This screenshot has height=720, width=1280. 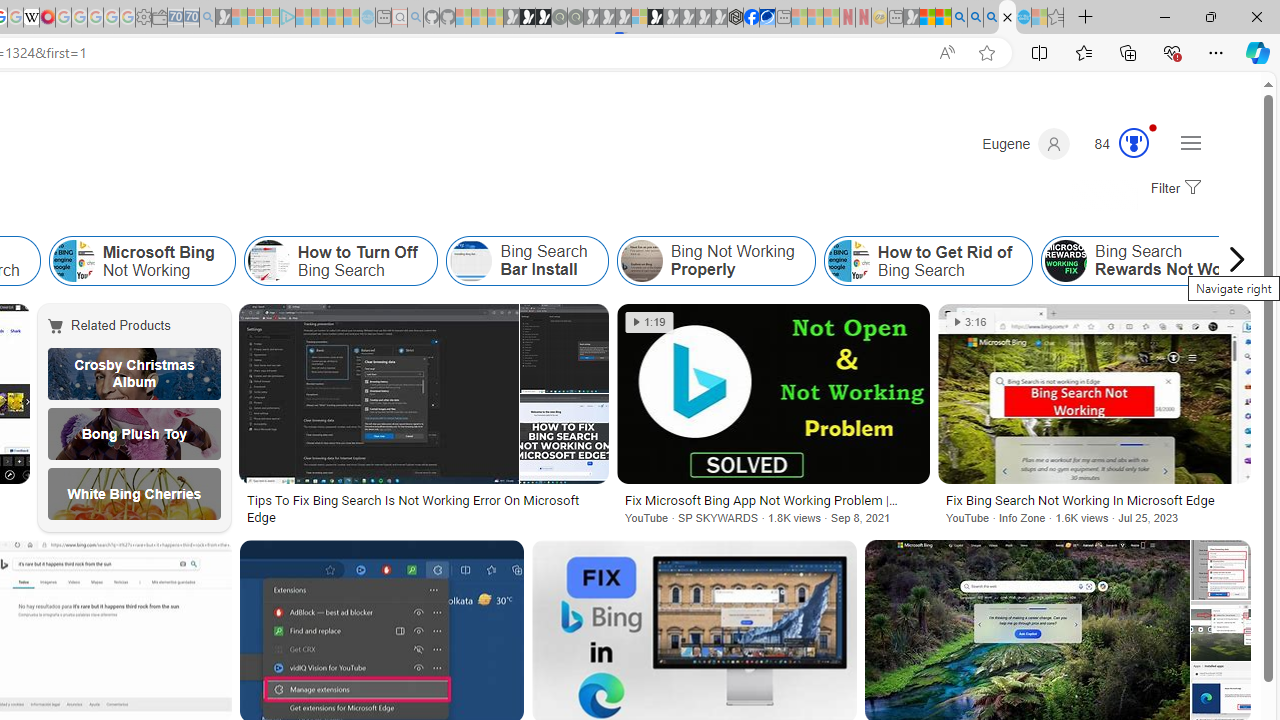 I want to click on 'White Bing Cherries', so click(x=134, y=493).